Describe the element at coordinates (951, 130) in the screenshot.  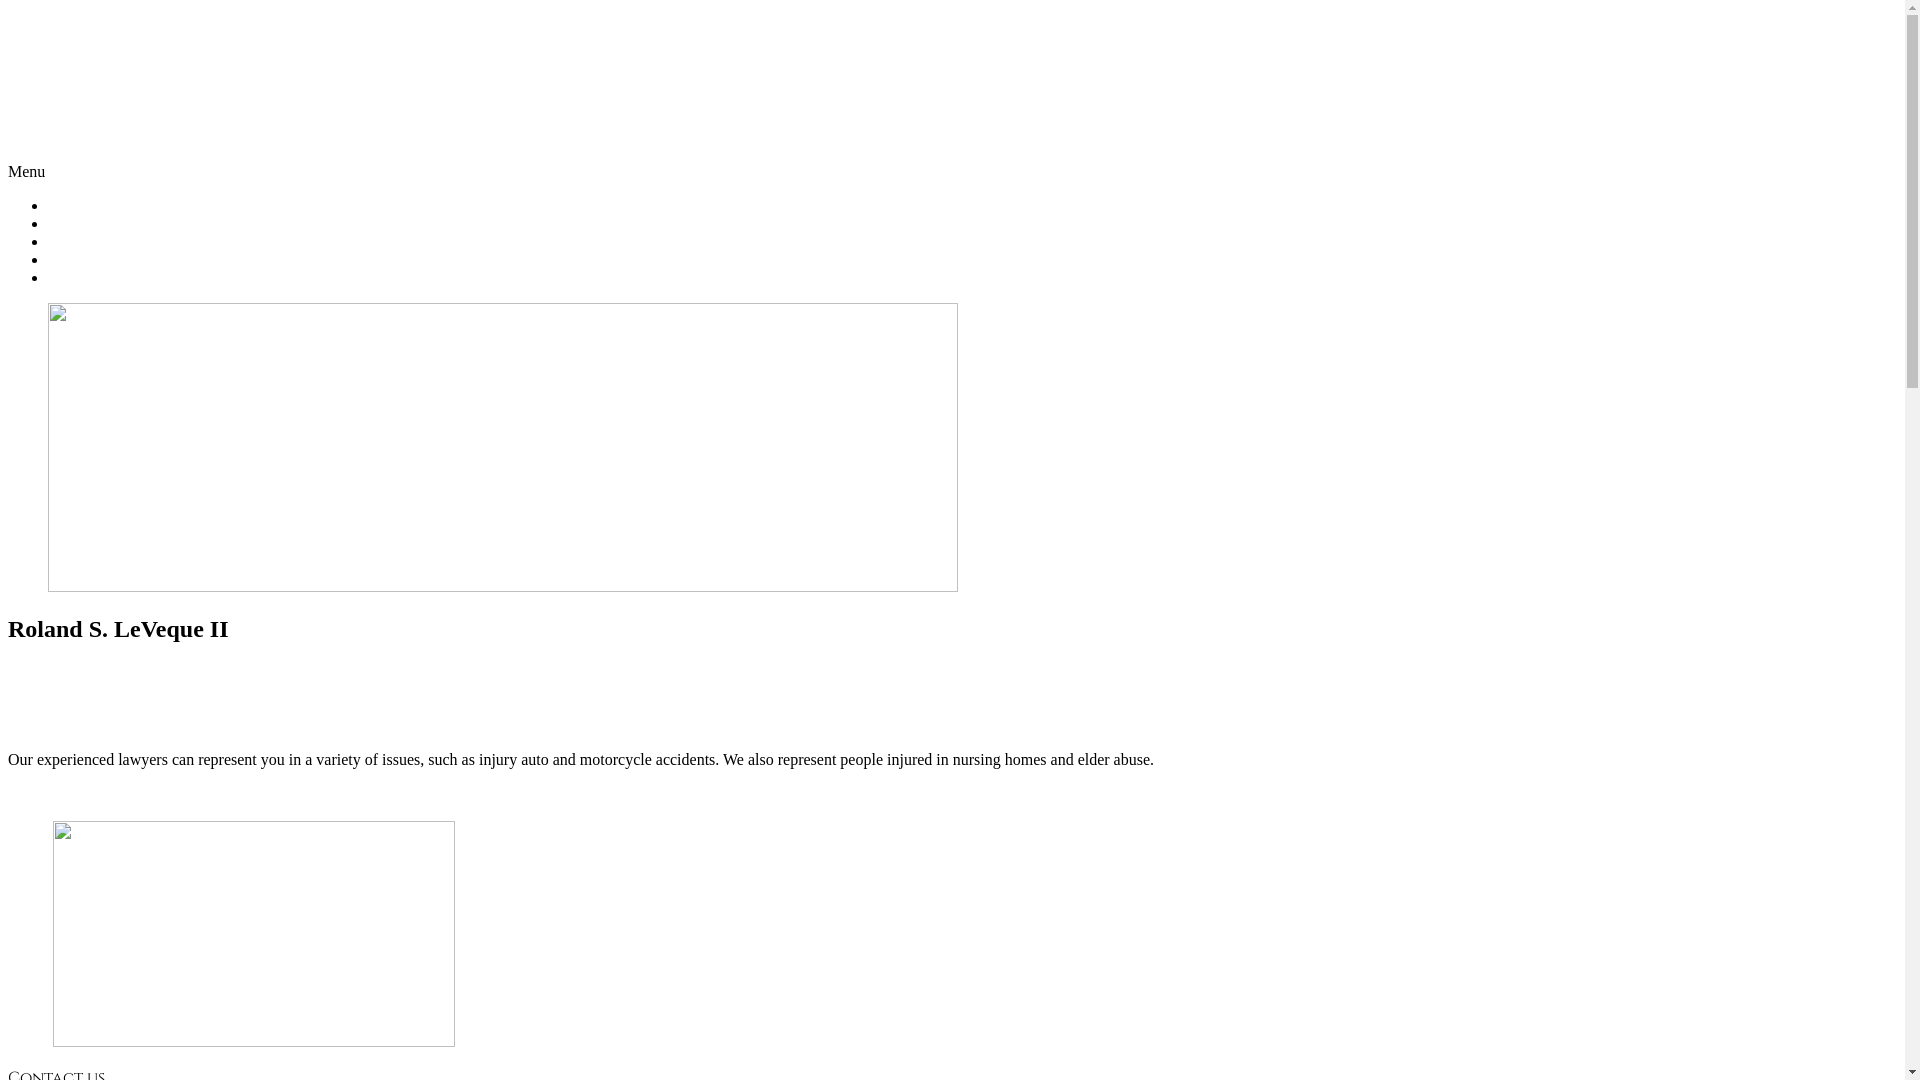
I see `'(800) 696-4742'` at that location.